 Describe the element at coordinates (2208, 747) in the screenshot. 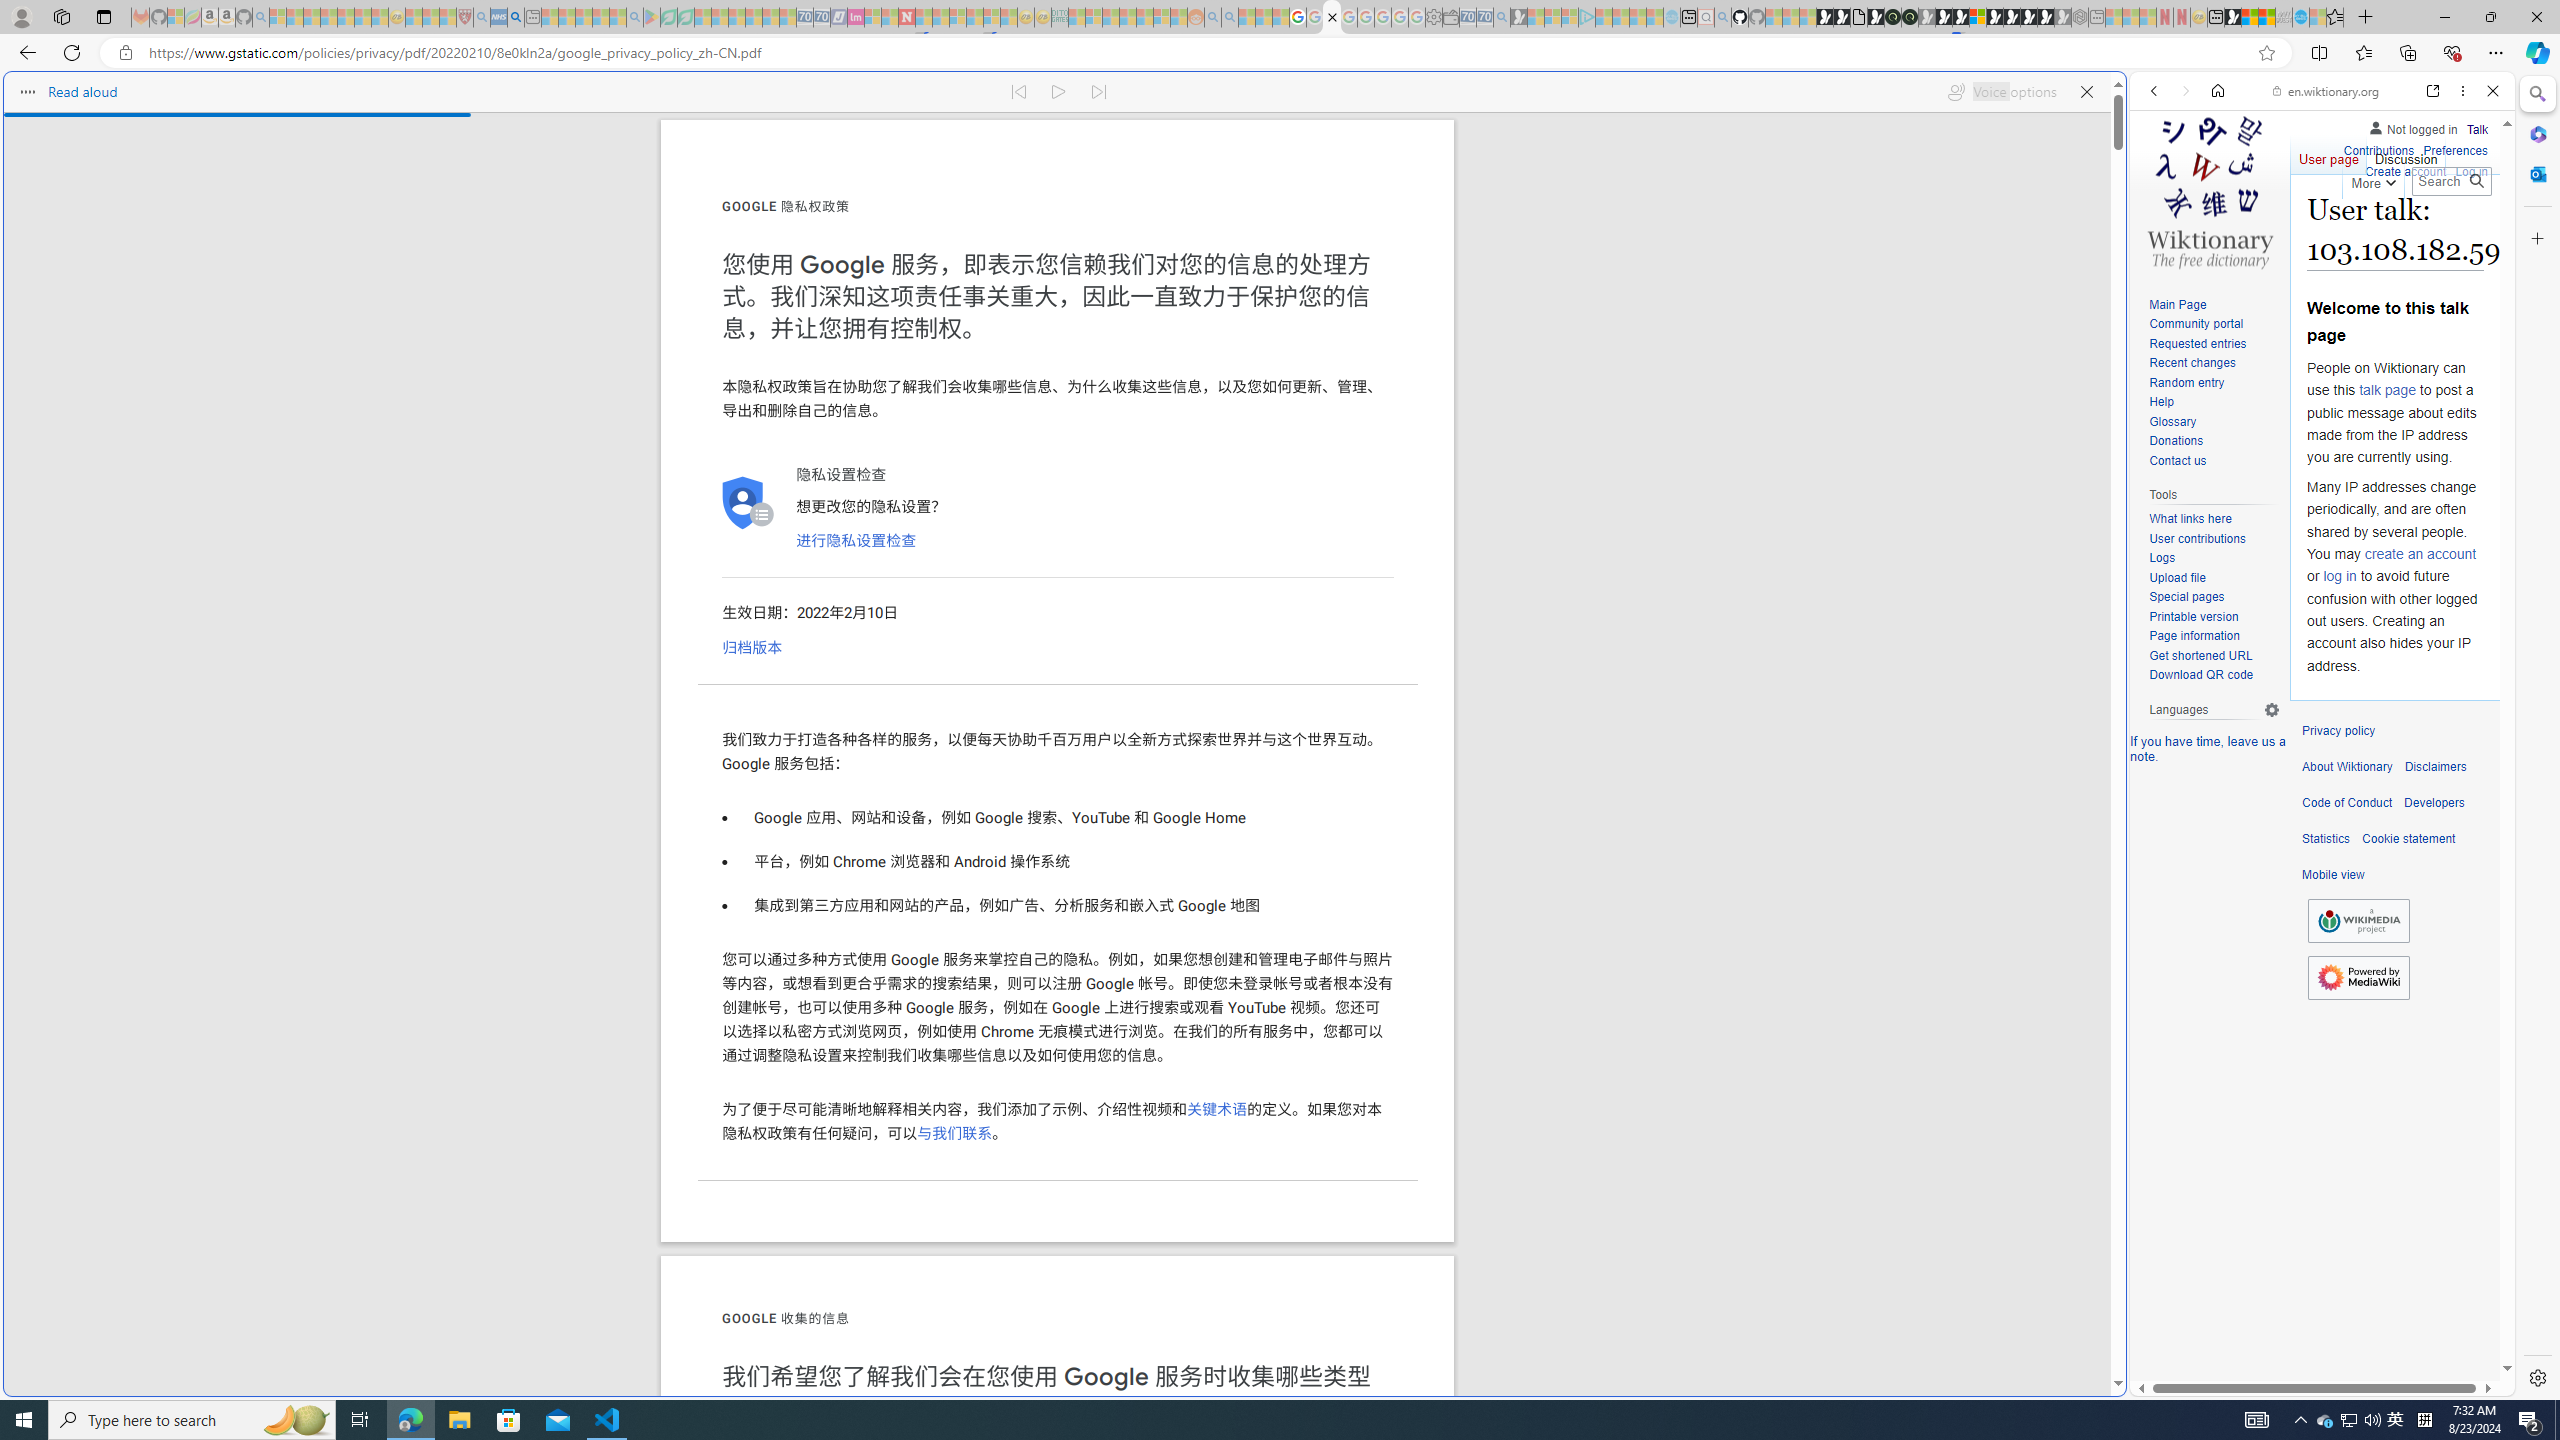

I see `'If you have time, leave us a note.'` at that location.